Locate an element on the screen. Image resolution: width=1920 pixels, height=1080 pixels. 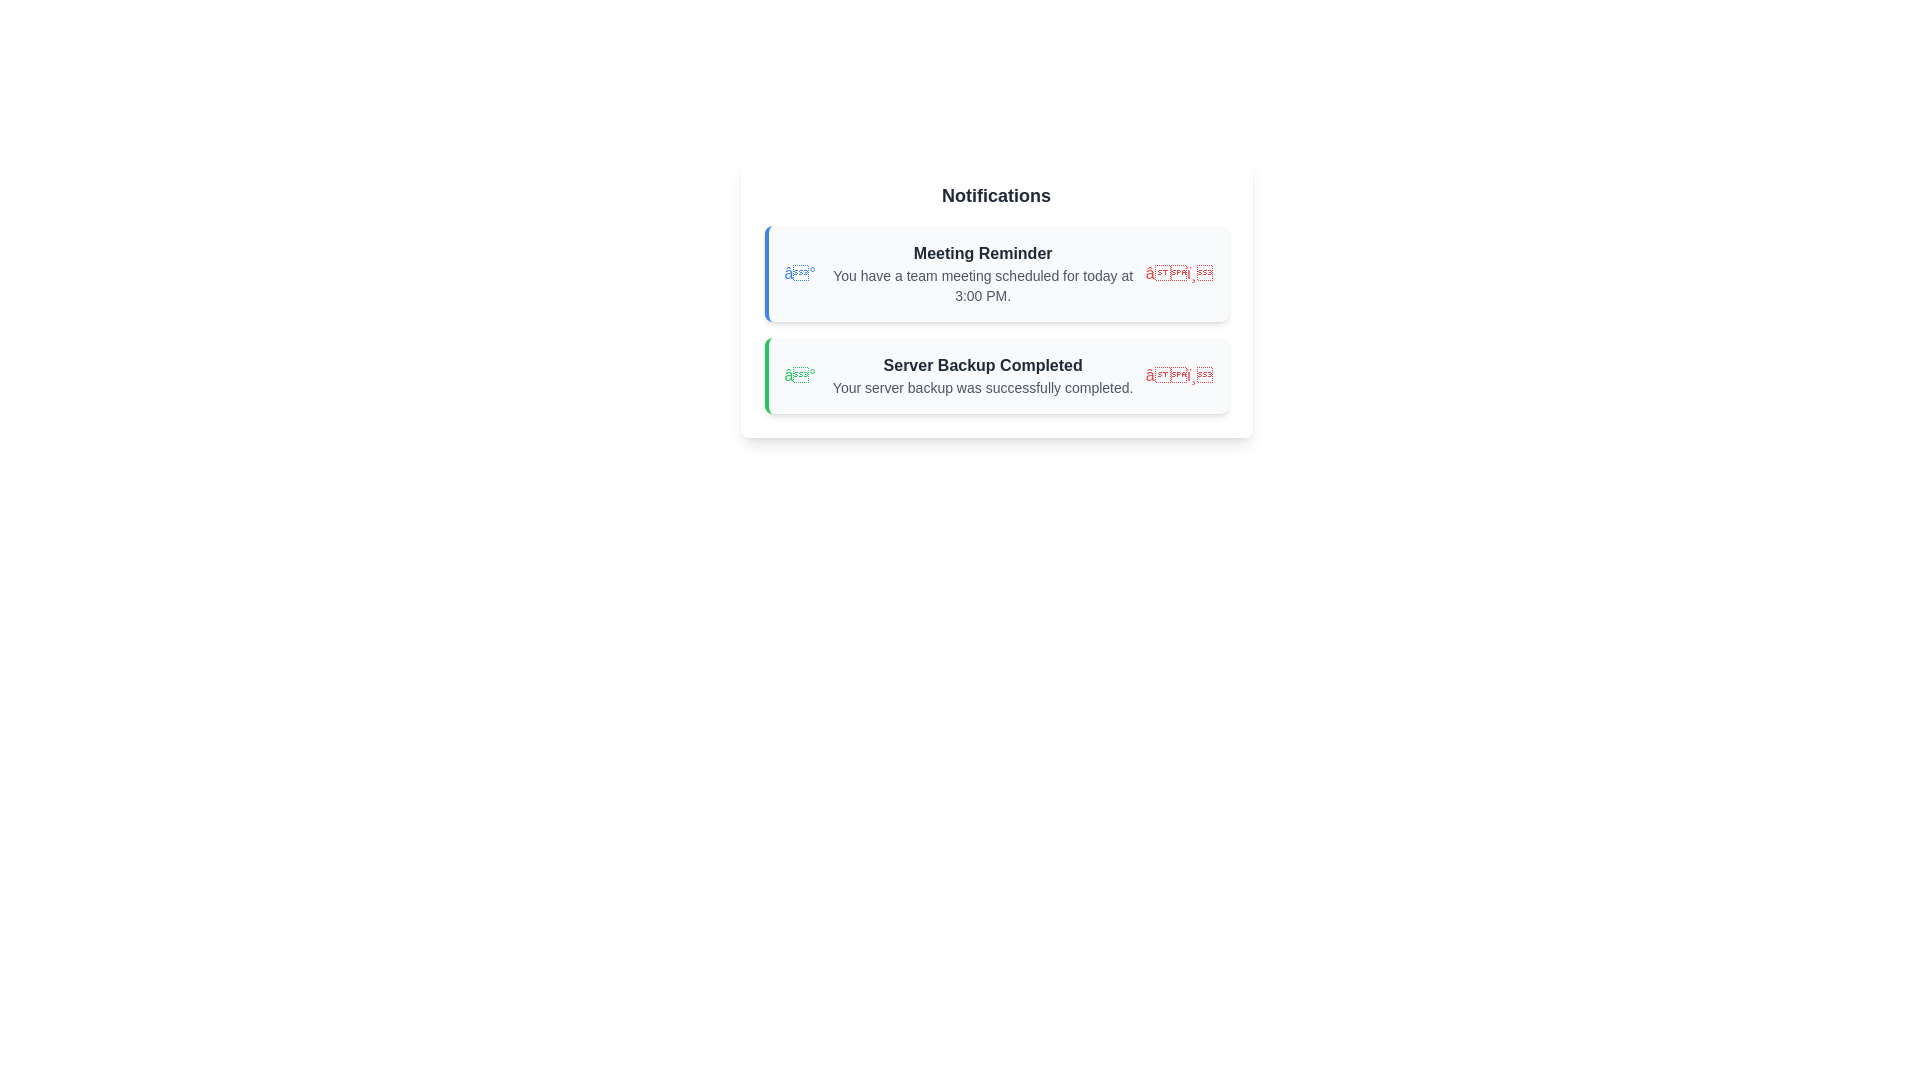
the small green circular arrow icon indicating a completed action in the notification list titled 'Server Backup Completed' is located at coordinates (795, 375).